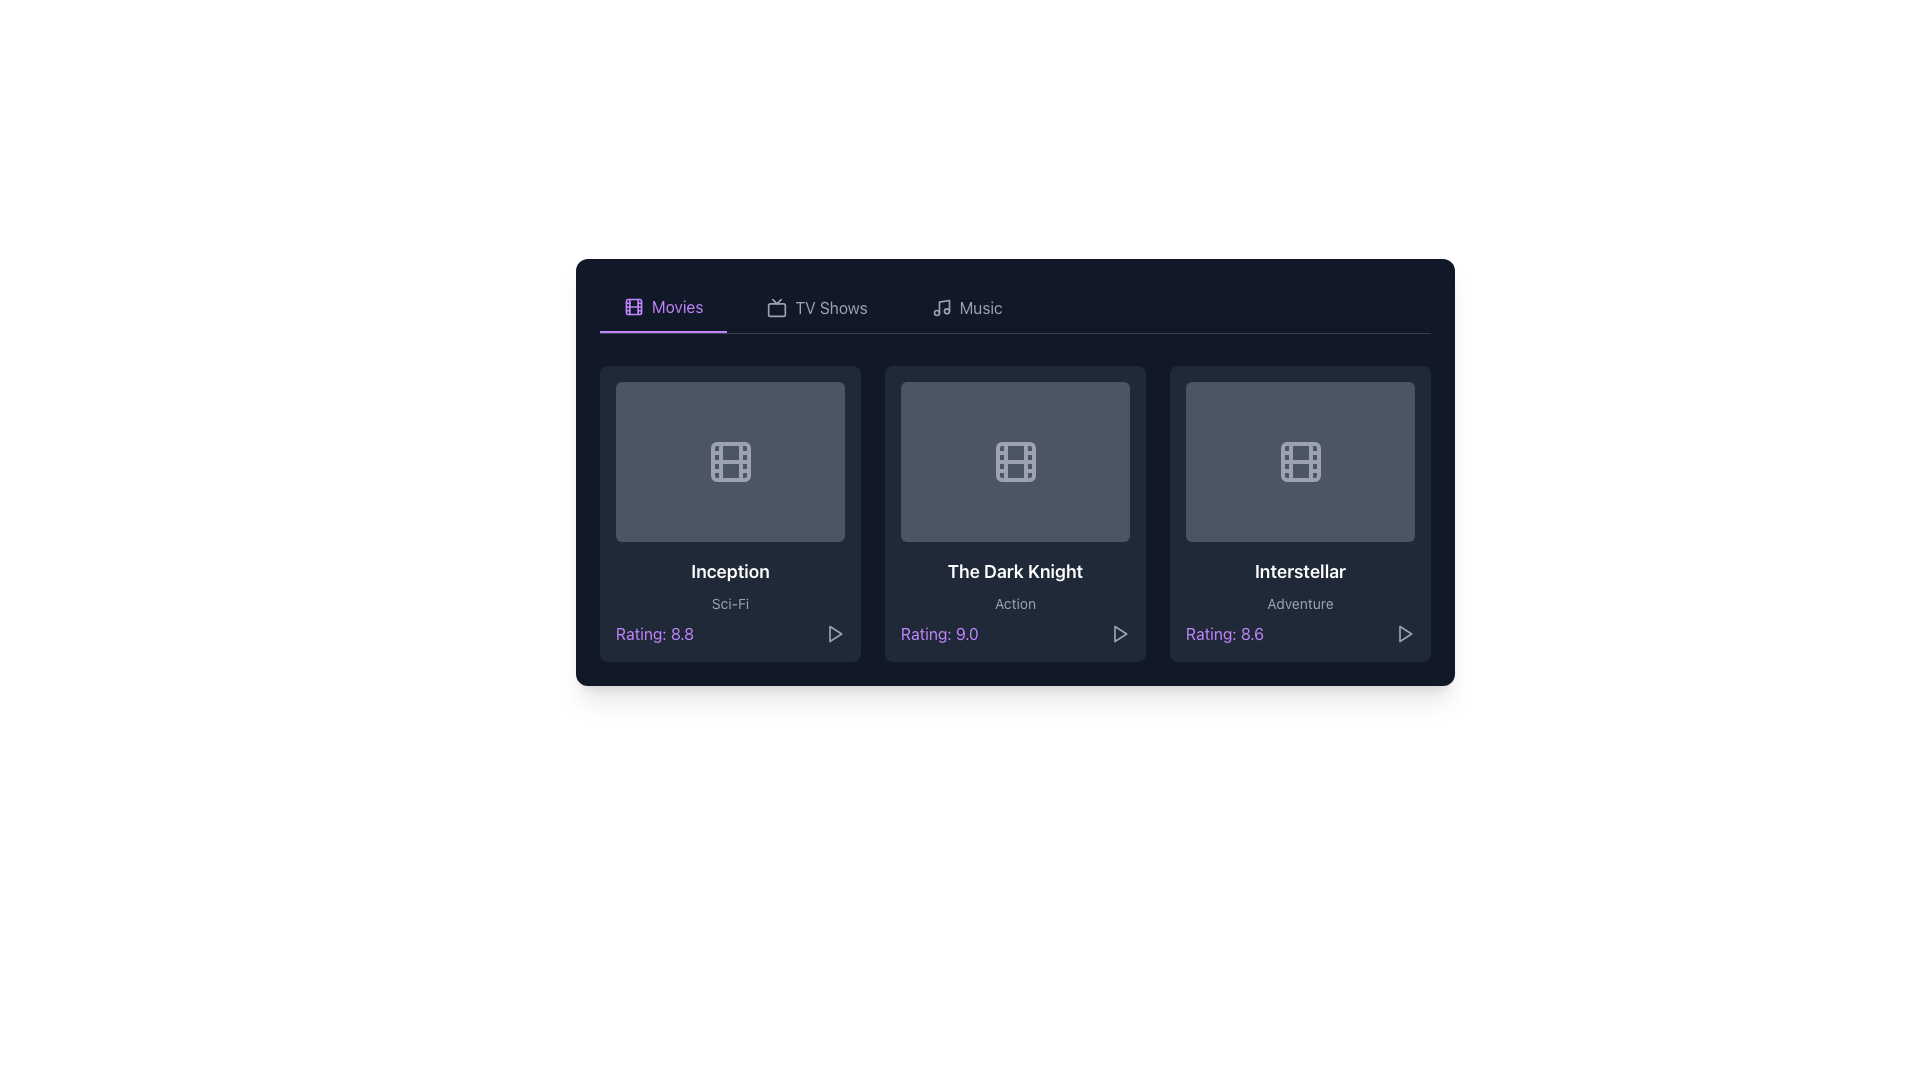 The height and width of the screenshot is (1080, 1920). Describe the element at coordinates (940, 308) in the screenshot. I see `the musical note icon located in the navigation menu adjacent to the label 'Music'` at that location.